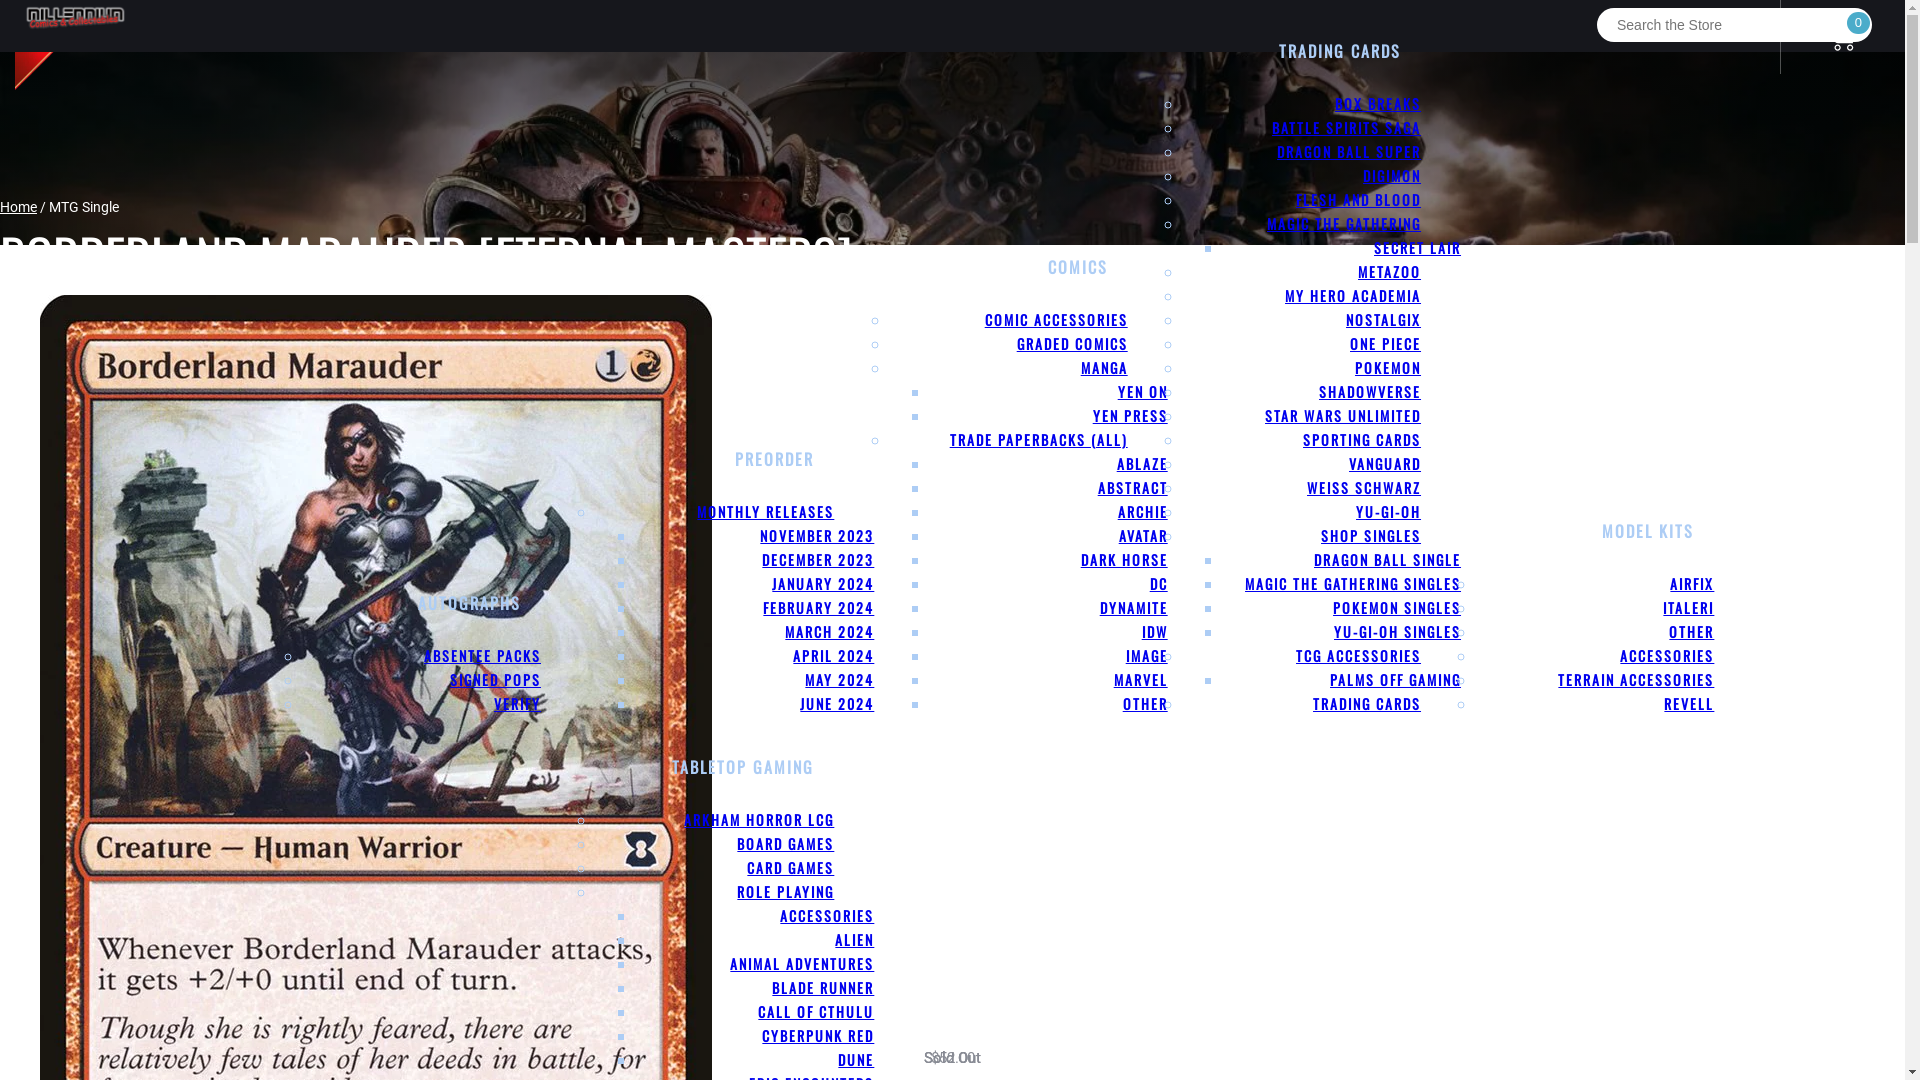 The width and height of the screenshot is (1920, 1080). What do you see at coordinates (1038, 438) in the screenshot?
I see `'TRADE PAPERBACKS (ALL)'` at bounding box center [1038, 438].